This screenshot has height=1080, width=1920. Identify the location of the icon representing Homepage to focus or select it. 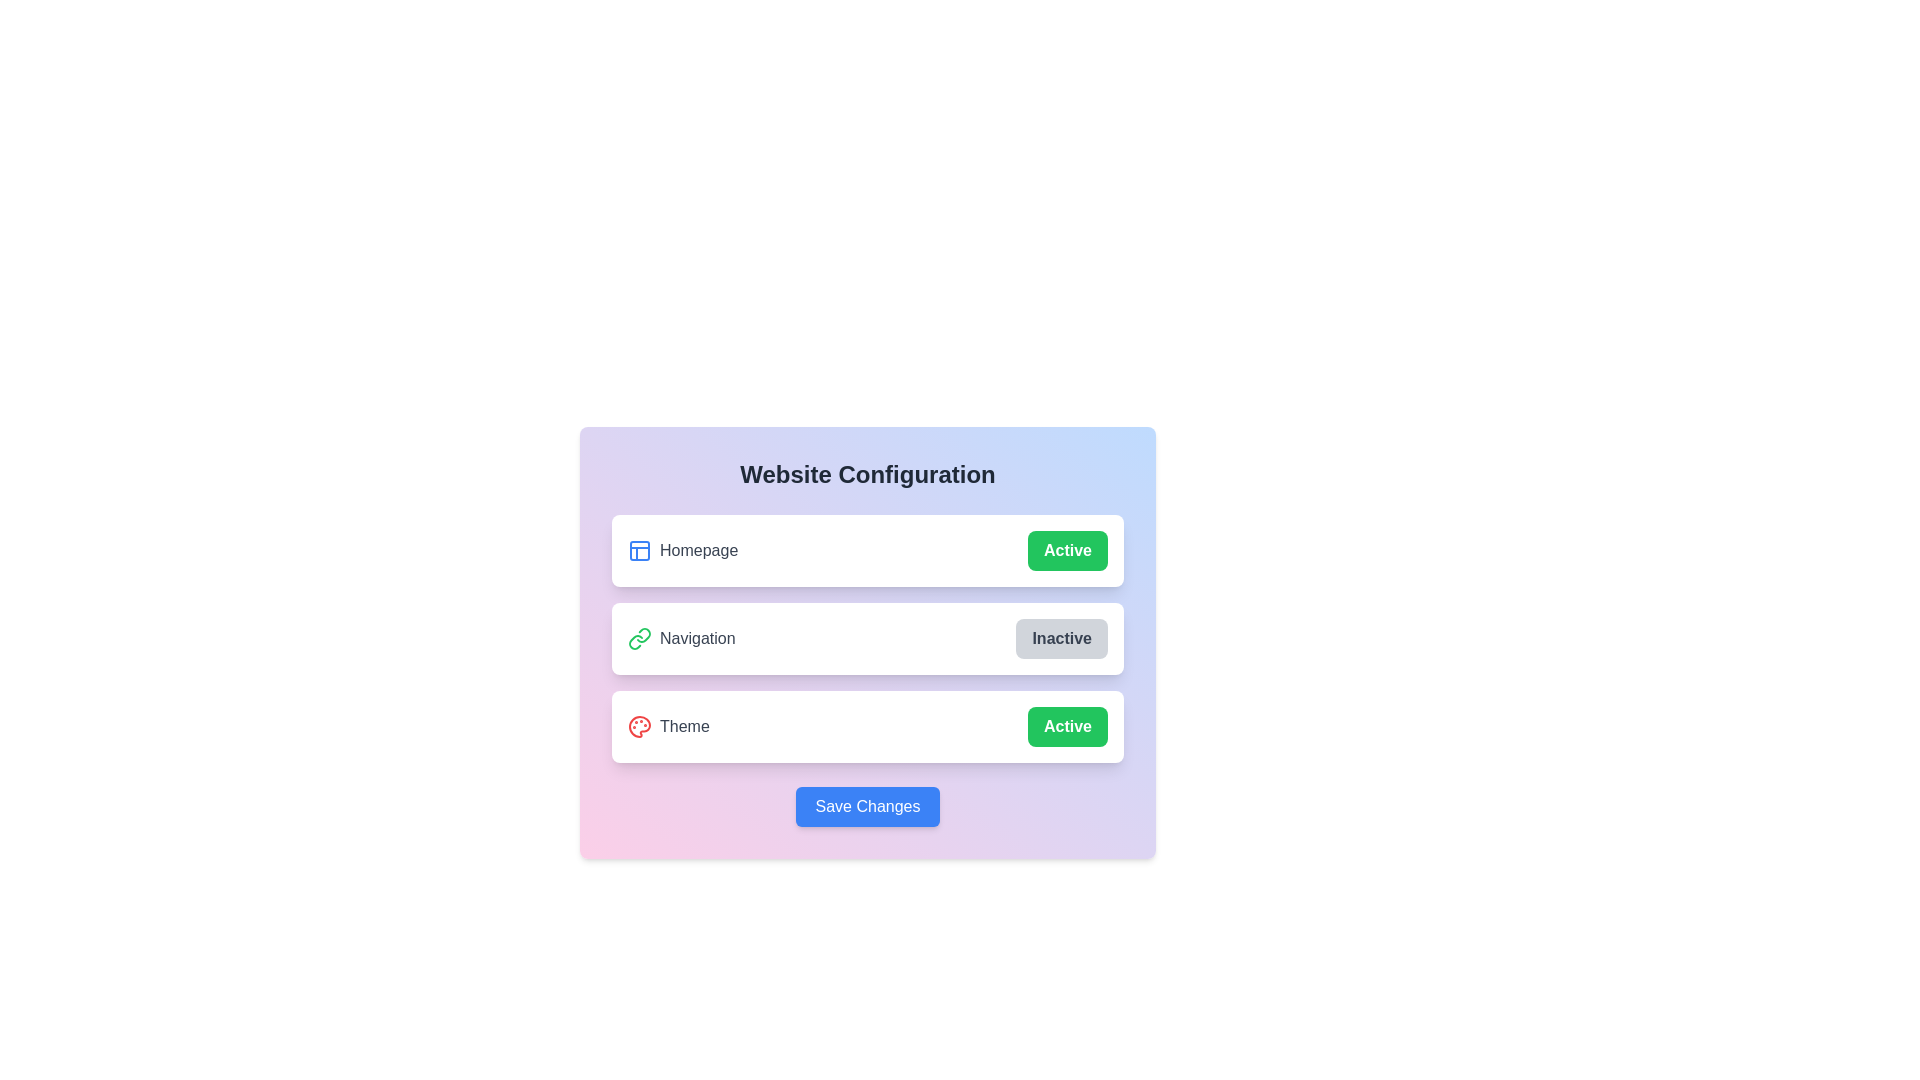
(638, 551).